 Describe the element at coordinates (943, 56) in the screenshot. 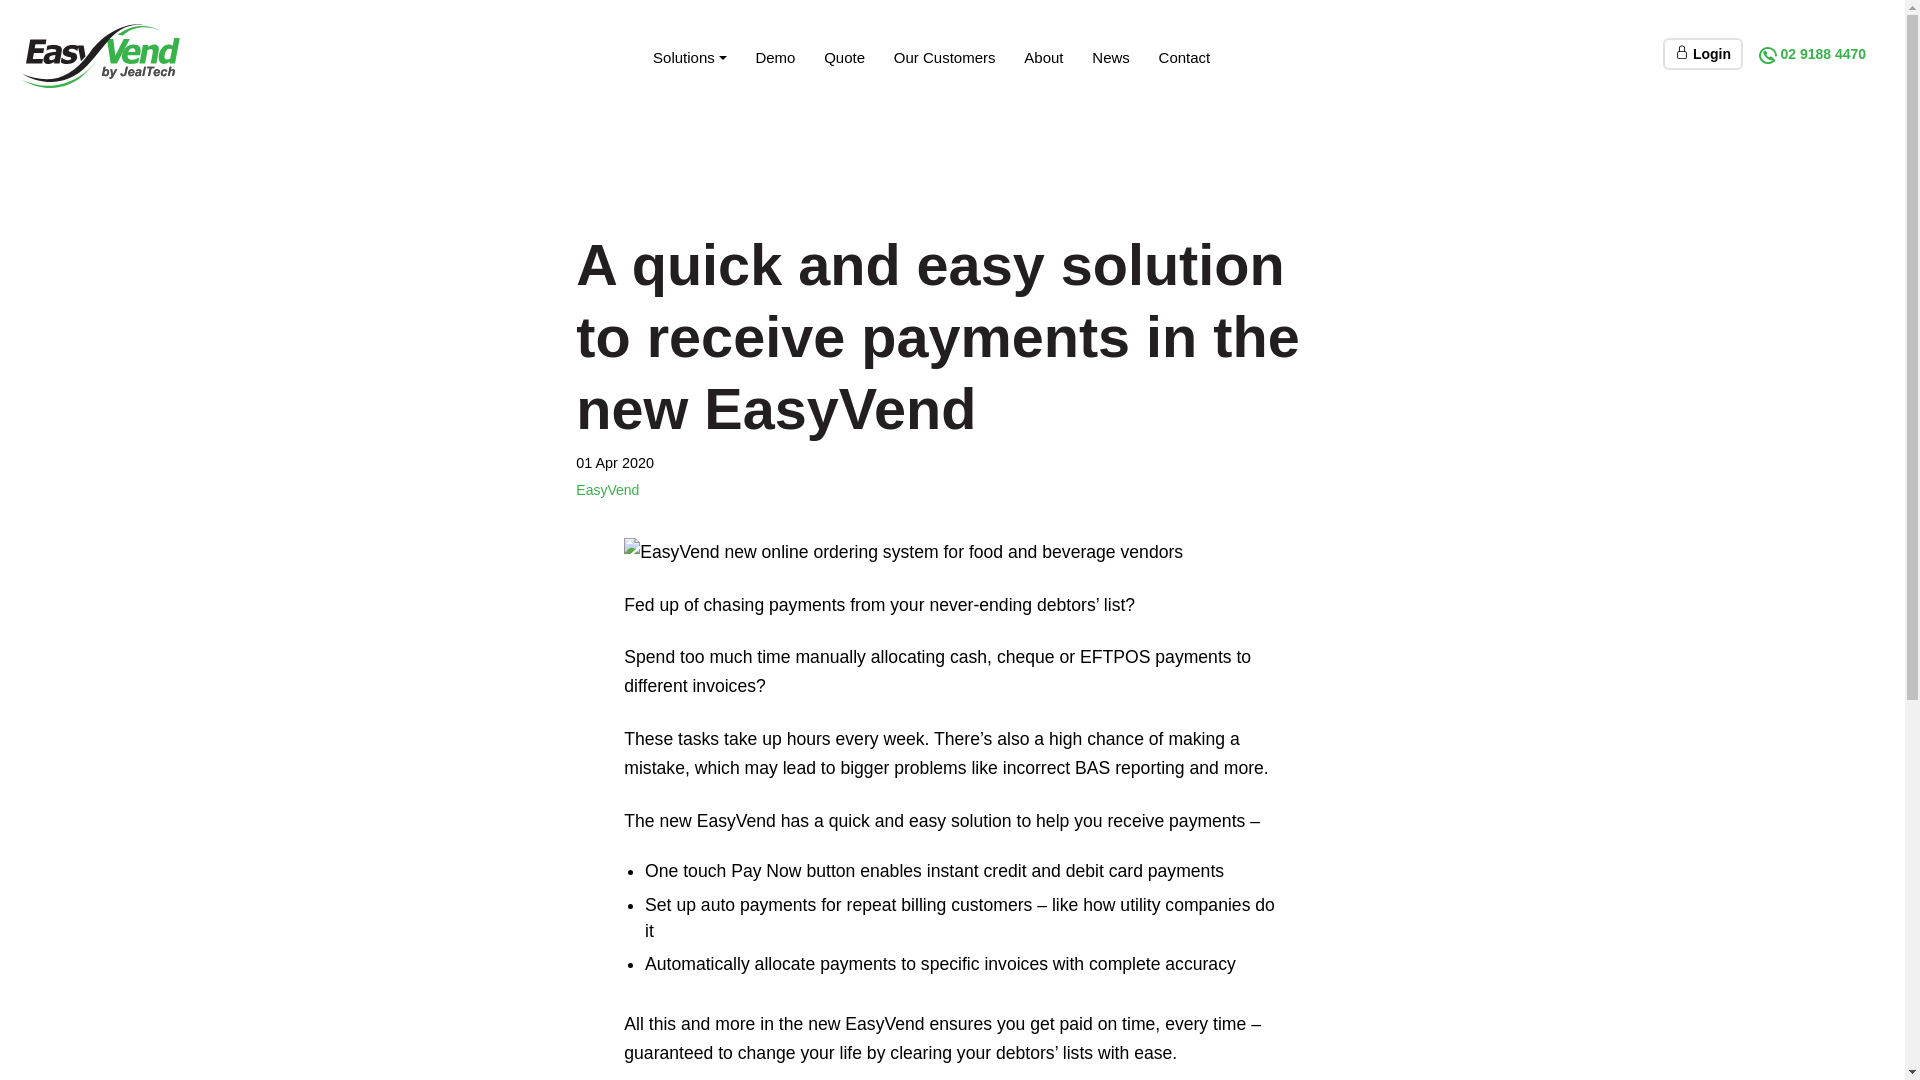

I see `'Our Customers'` at that location.